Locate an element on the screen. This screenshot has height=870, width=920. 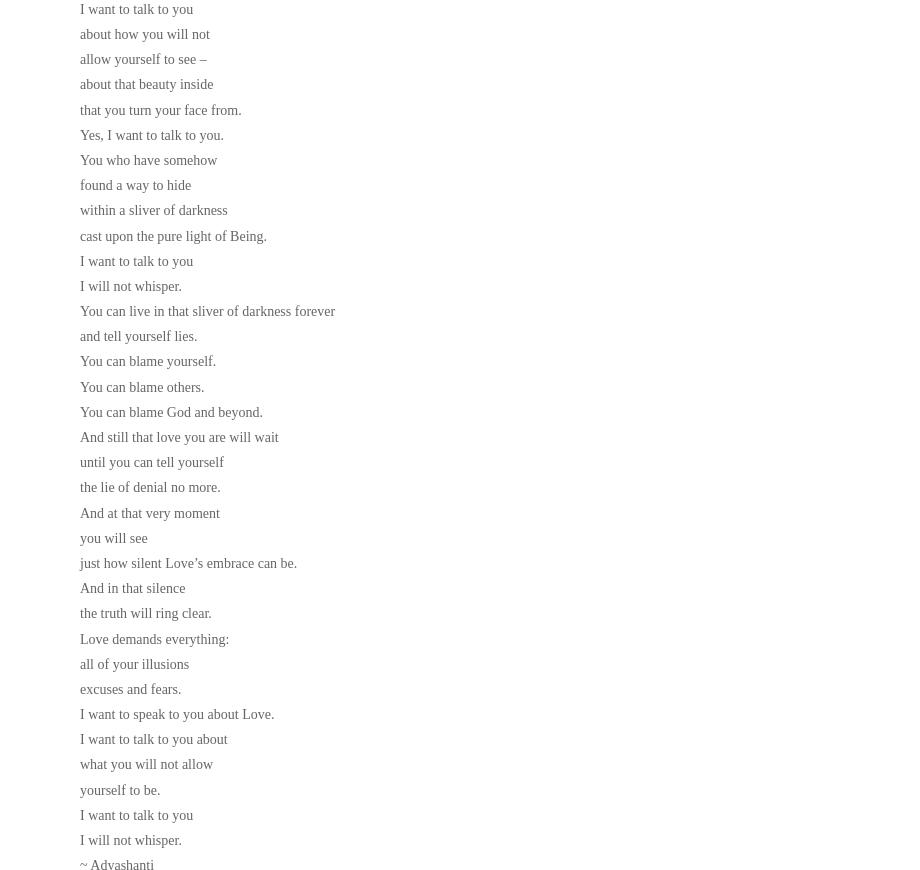
'Yes, I want to talk to you.' is located at coordinates (150, 133).